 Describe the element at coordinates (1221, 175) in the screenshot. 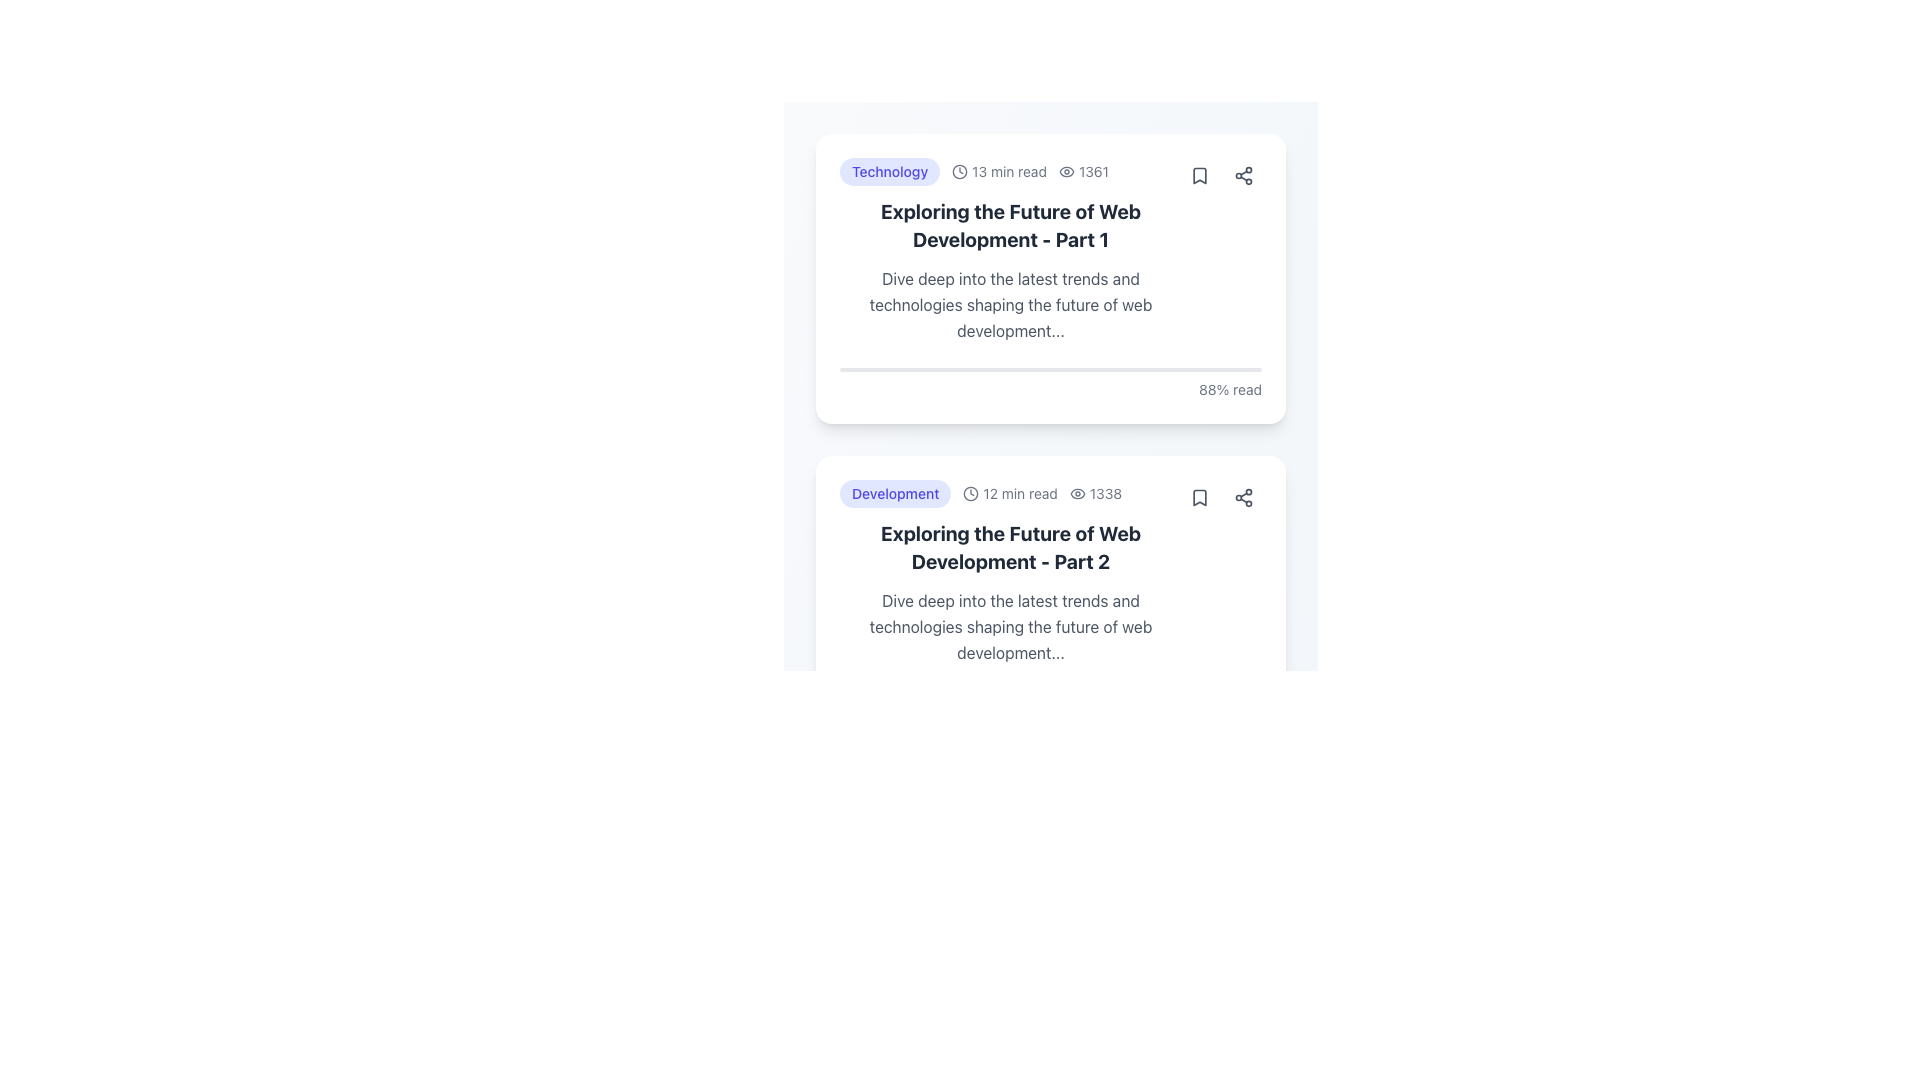

I see `the group of interactive buttons located in the top-right corner of the information card labeled 'Exploring the Future of Web Development - Part 1'` at that location.